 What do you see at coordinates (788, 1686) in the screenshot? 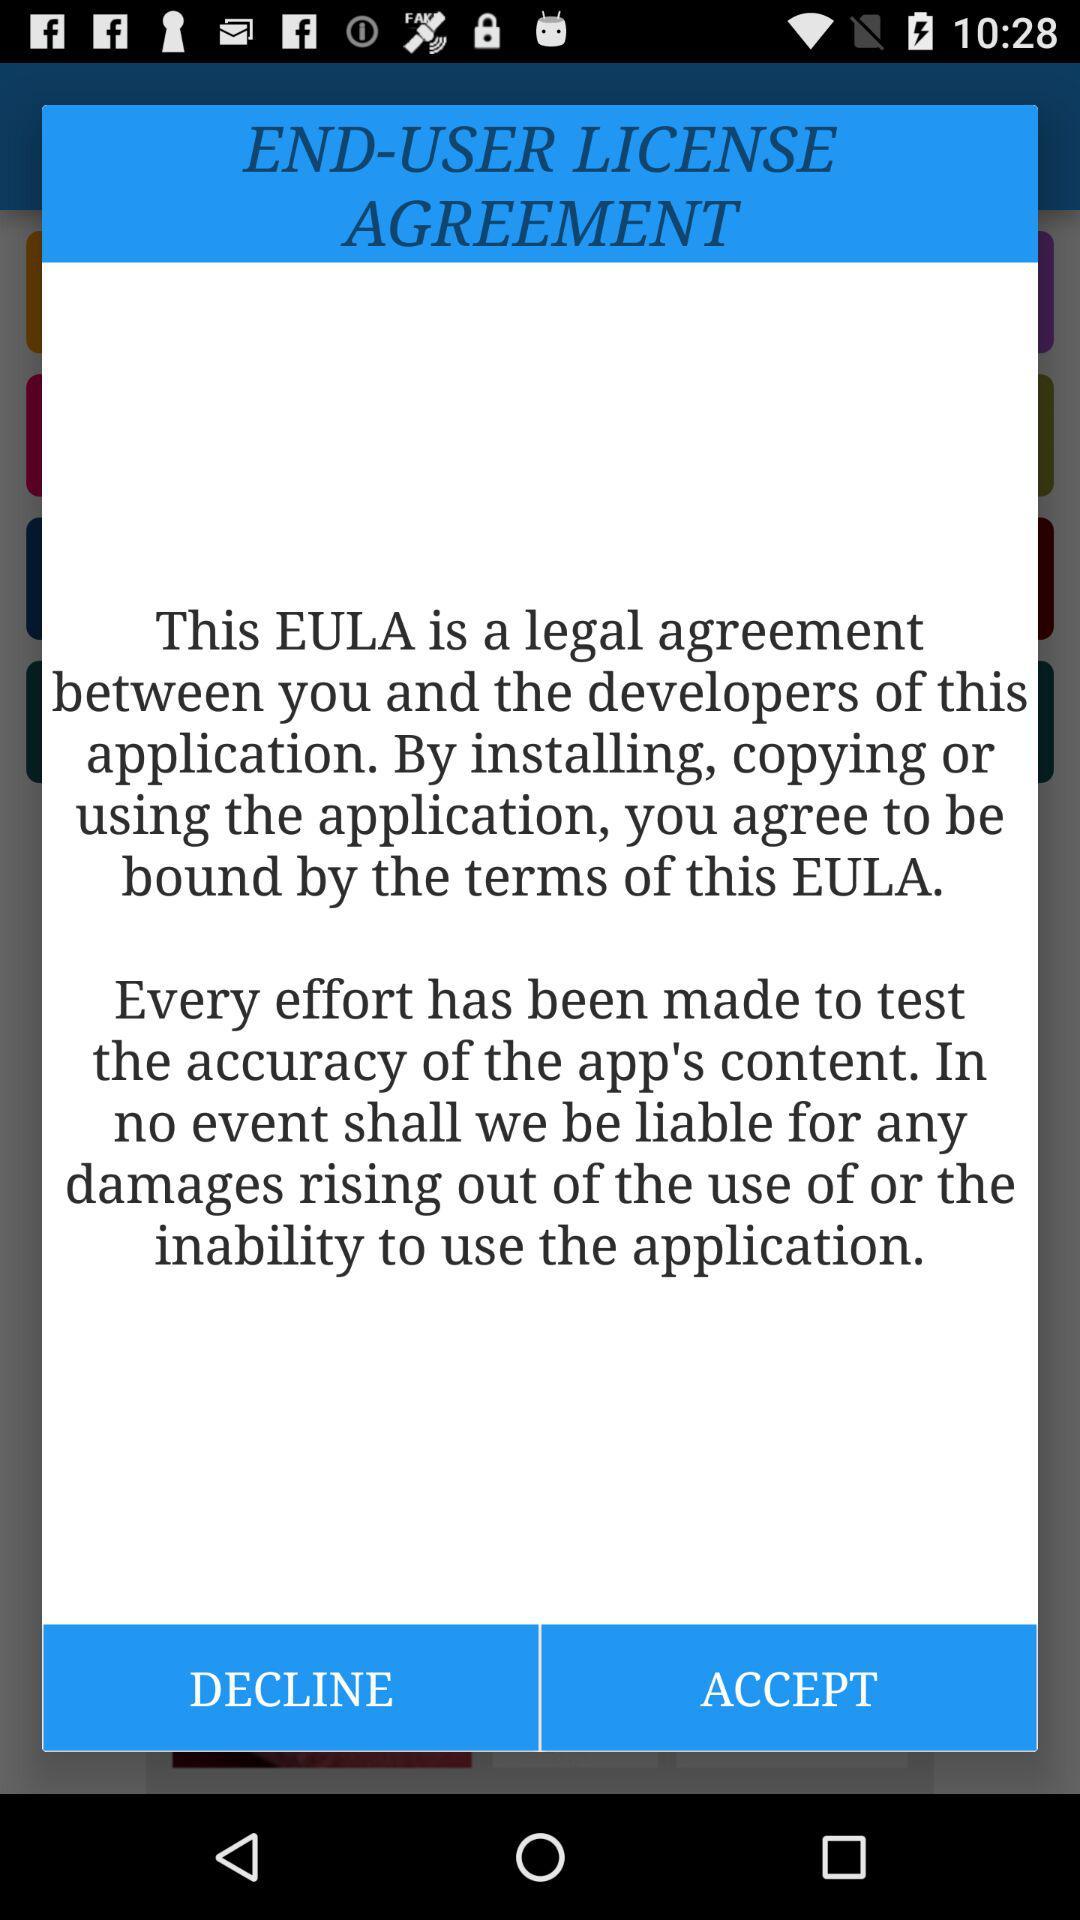
I see `icon at the bottom right corner` at bounding box center [788, 1686].